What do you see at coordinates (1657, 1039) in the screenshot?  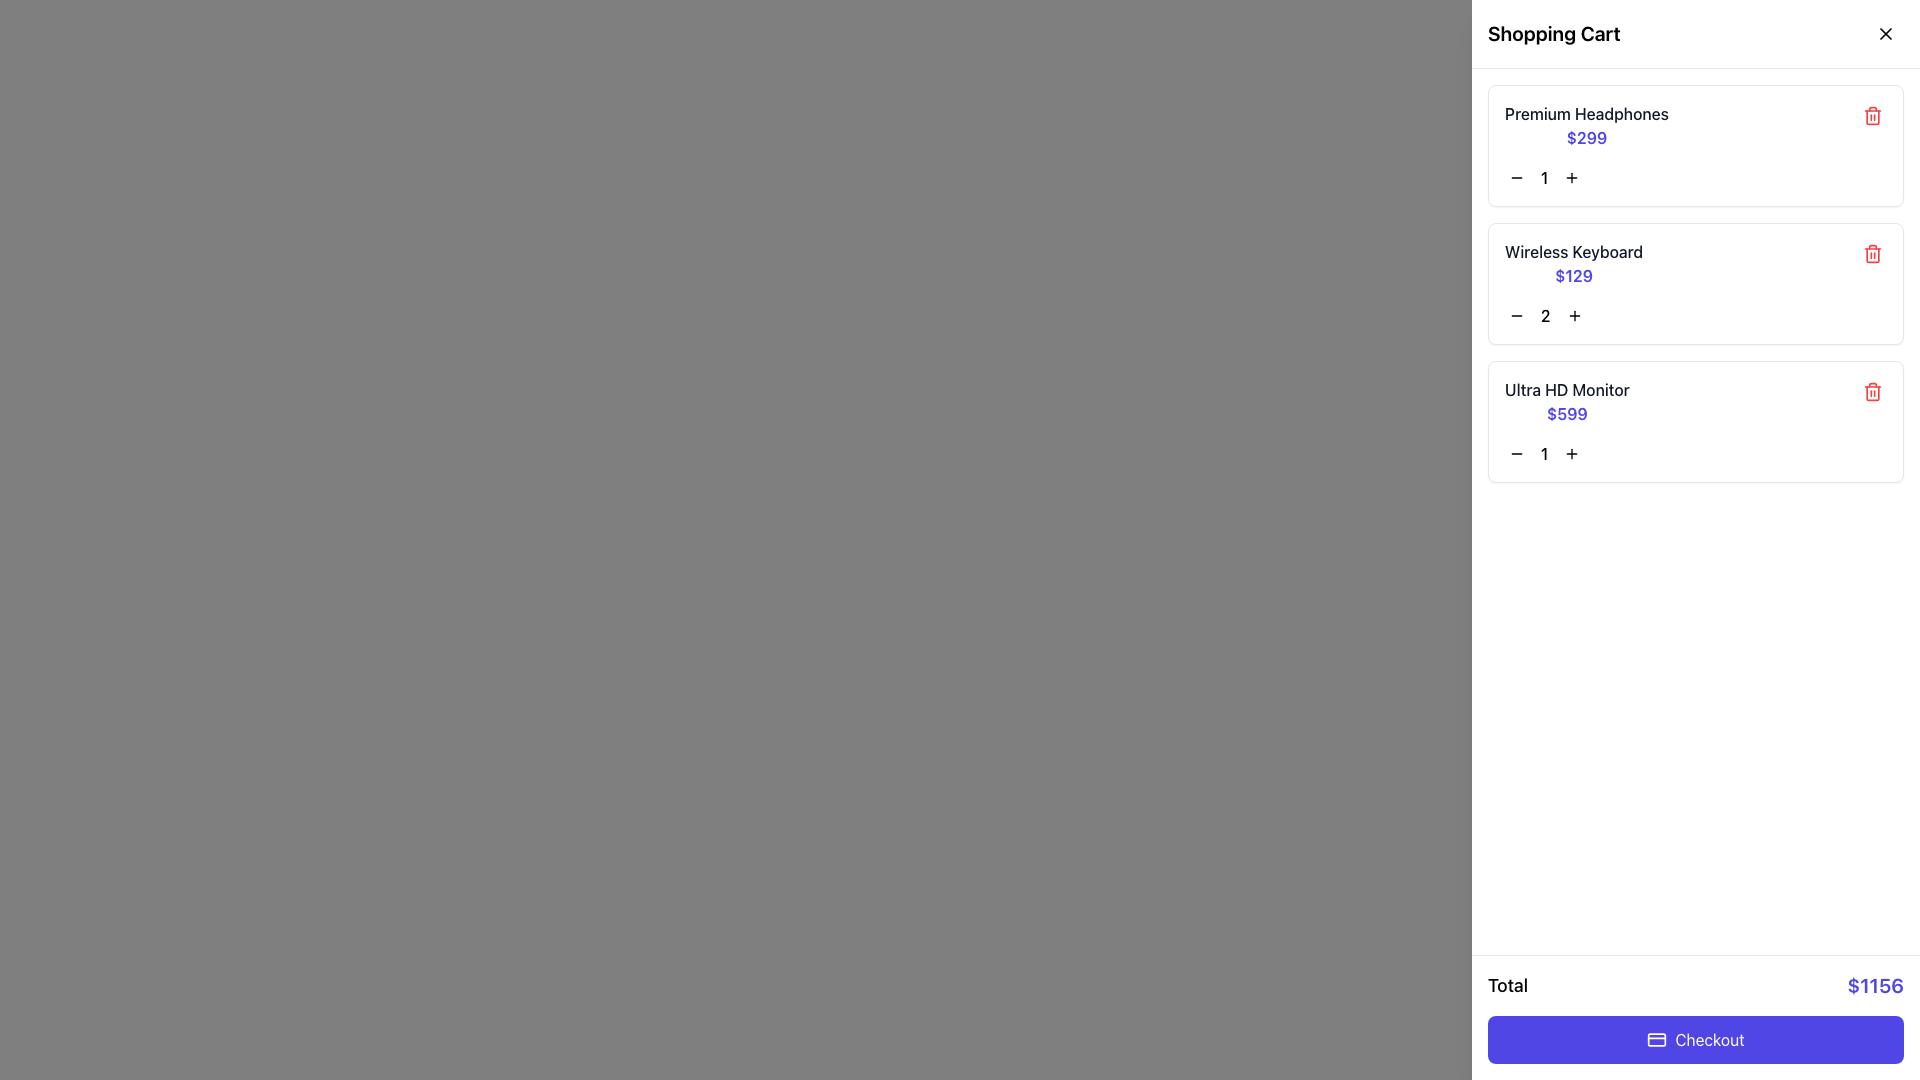 I see `the main larger rounded rectangle that forms the body of the credit card icon, located to the left of the 'Checkout' text on the purple button at the bottom-right of the interface` at bounding box center [1657, 1039].